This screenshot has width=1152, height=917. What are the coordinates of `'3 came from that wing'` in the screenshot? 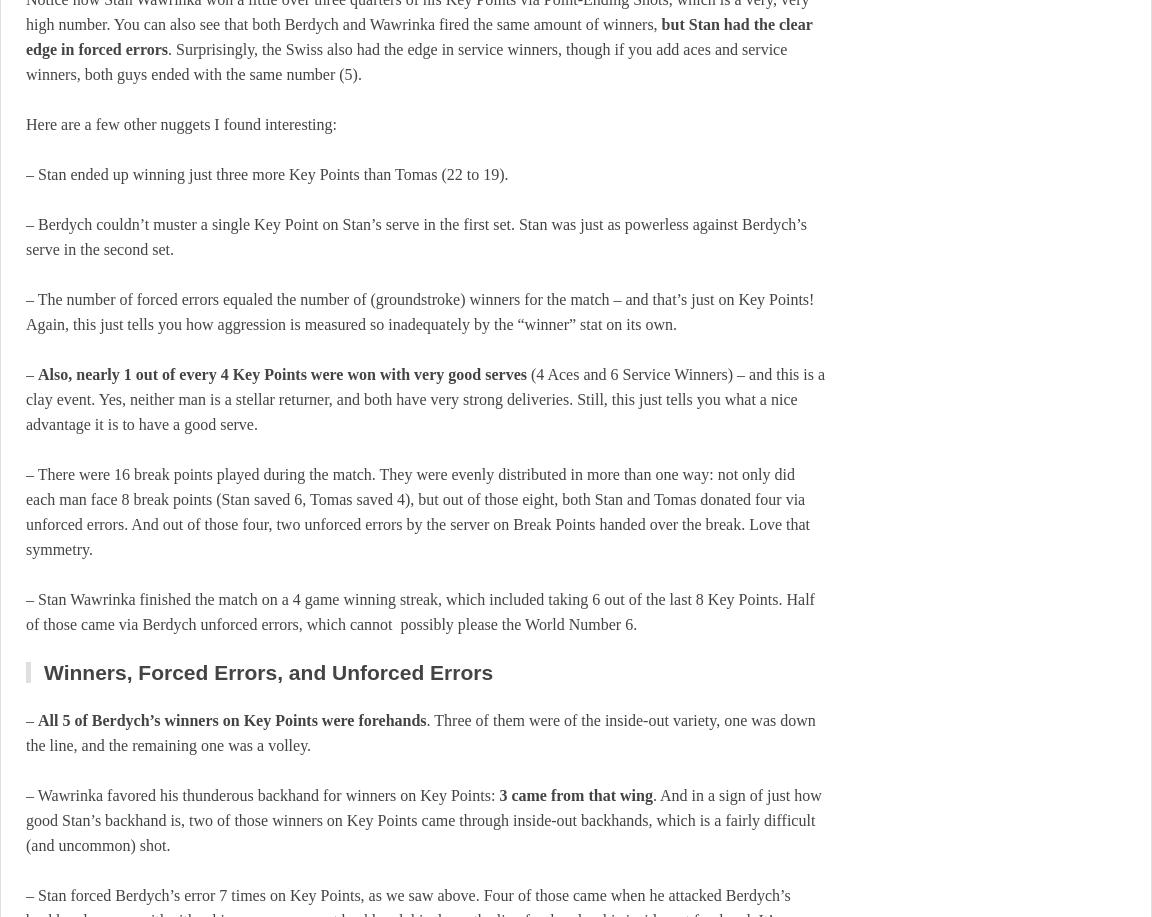 It's located at (575, 795).